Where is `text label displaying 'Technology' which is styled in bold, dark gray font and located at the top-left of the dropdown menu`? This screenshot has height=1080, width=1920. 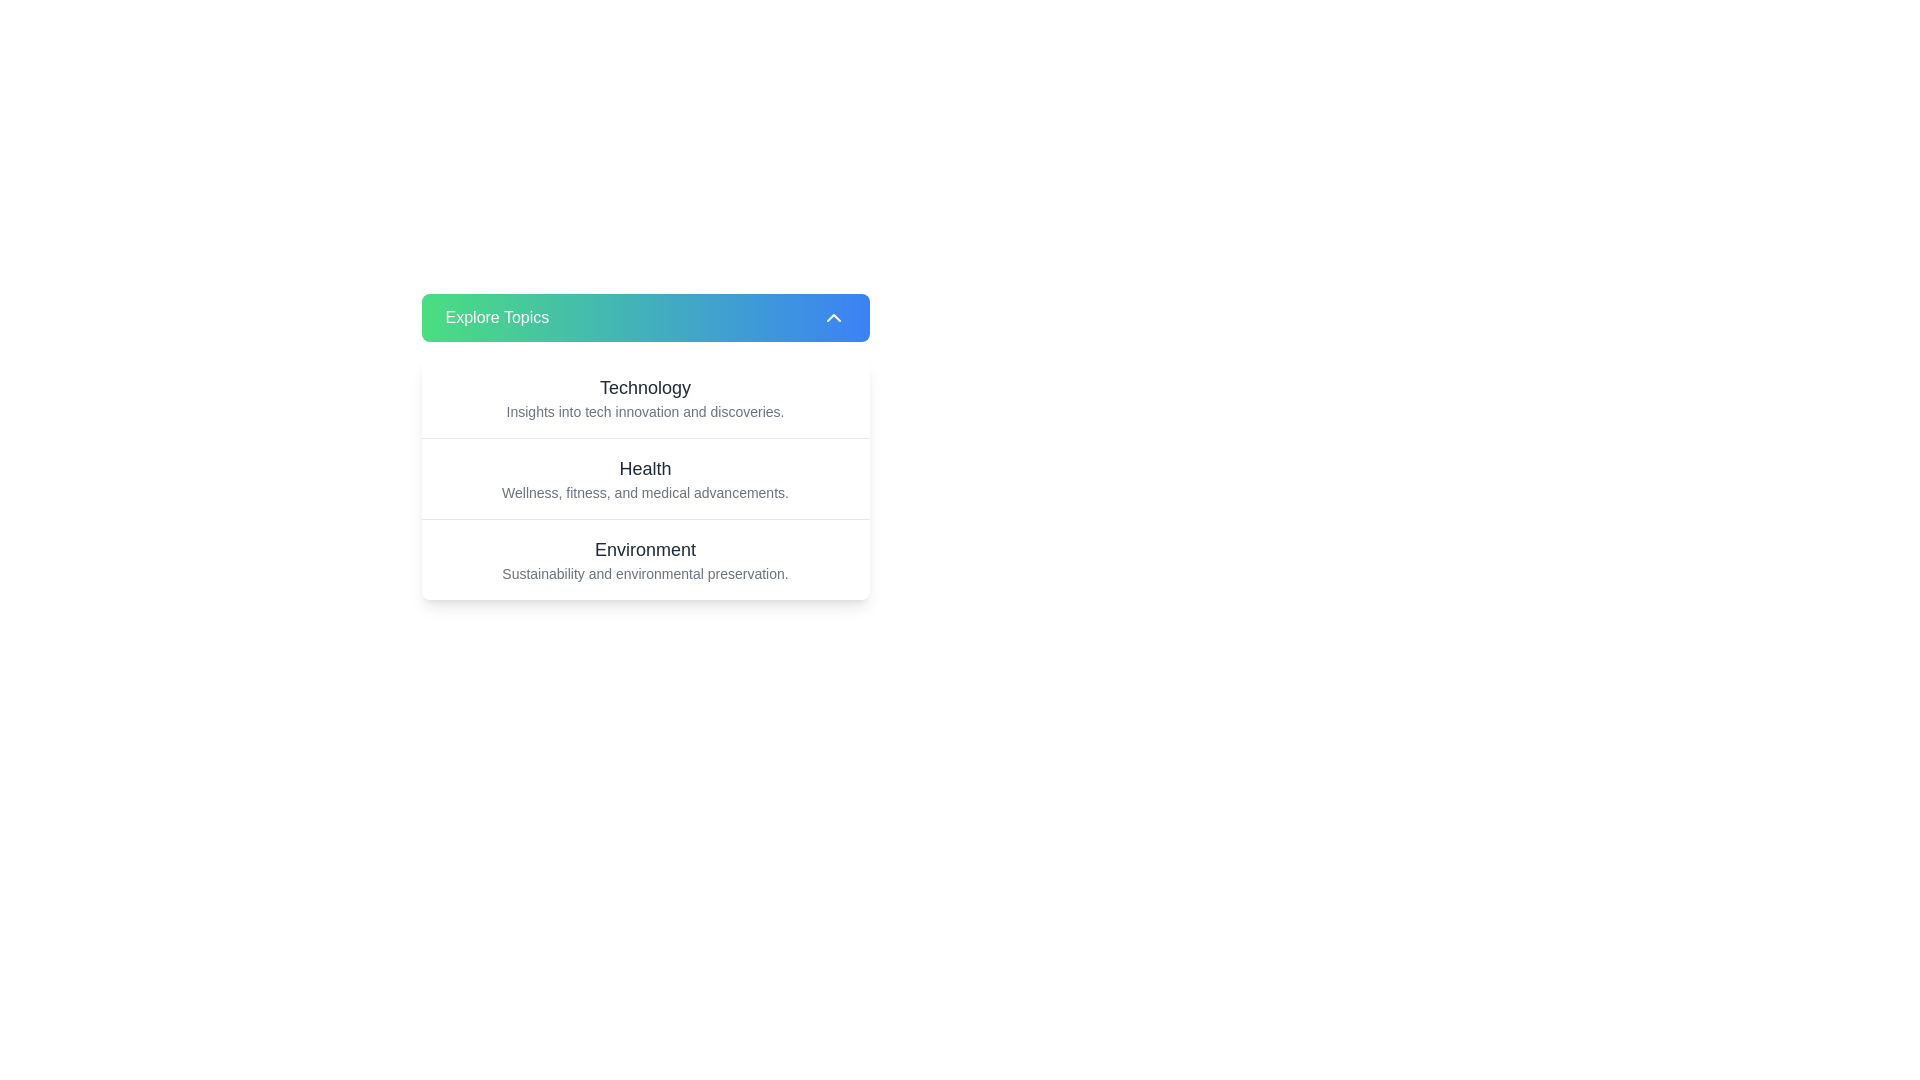 text label displaying 'Technology' which is styled in bold, dark gray font and located at the top-left of the dropdown menu is located at coordinates (645, 388).